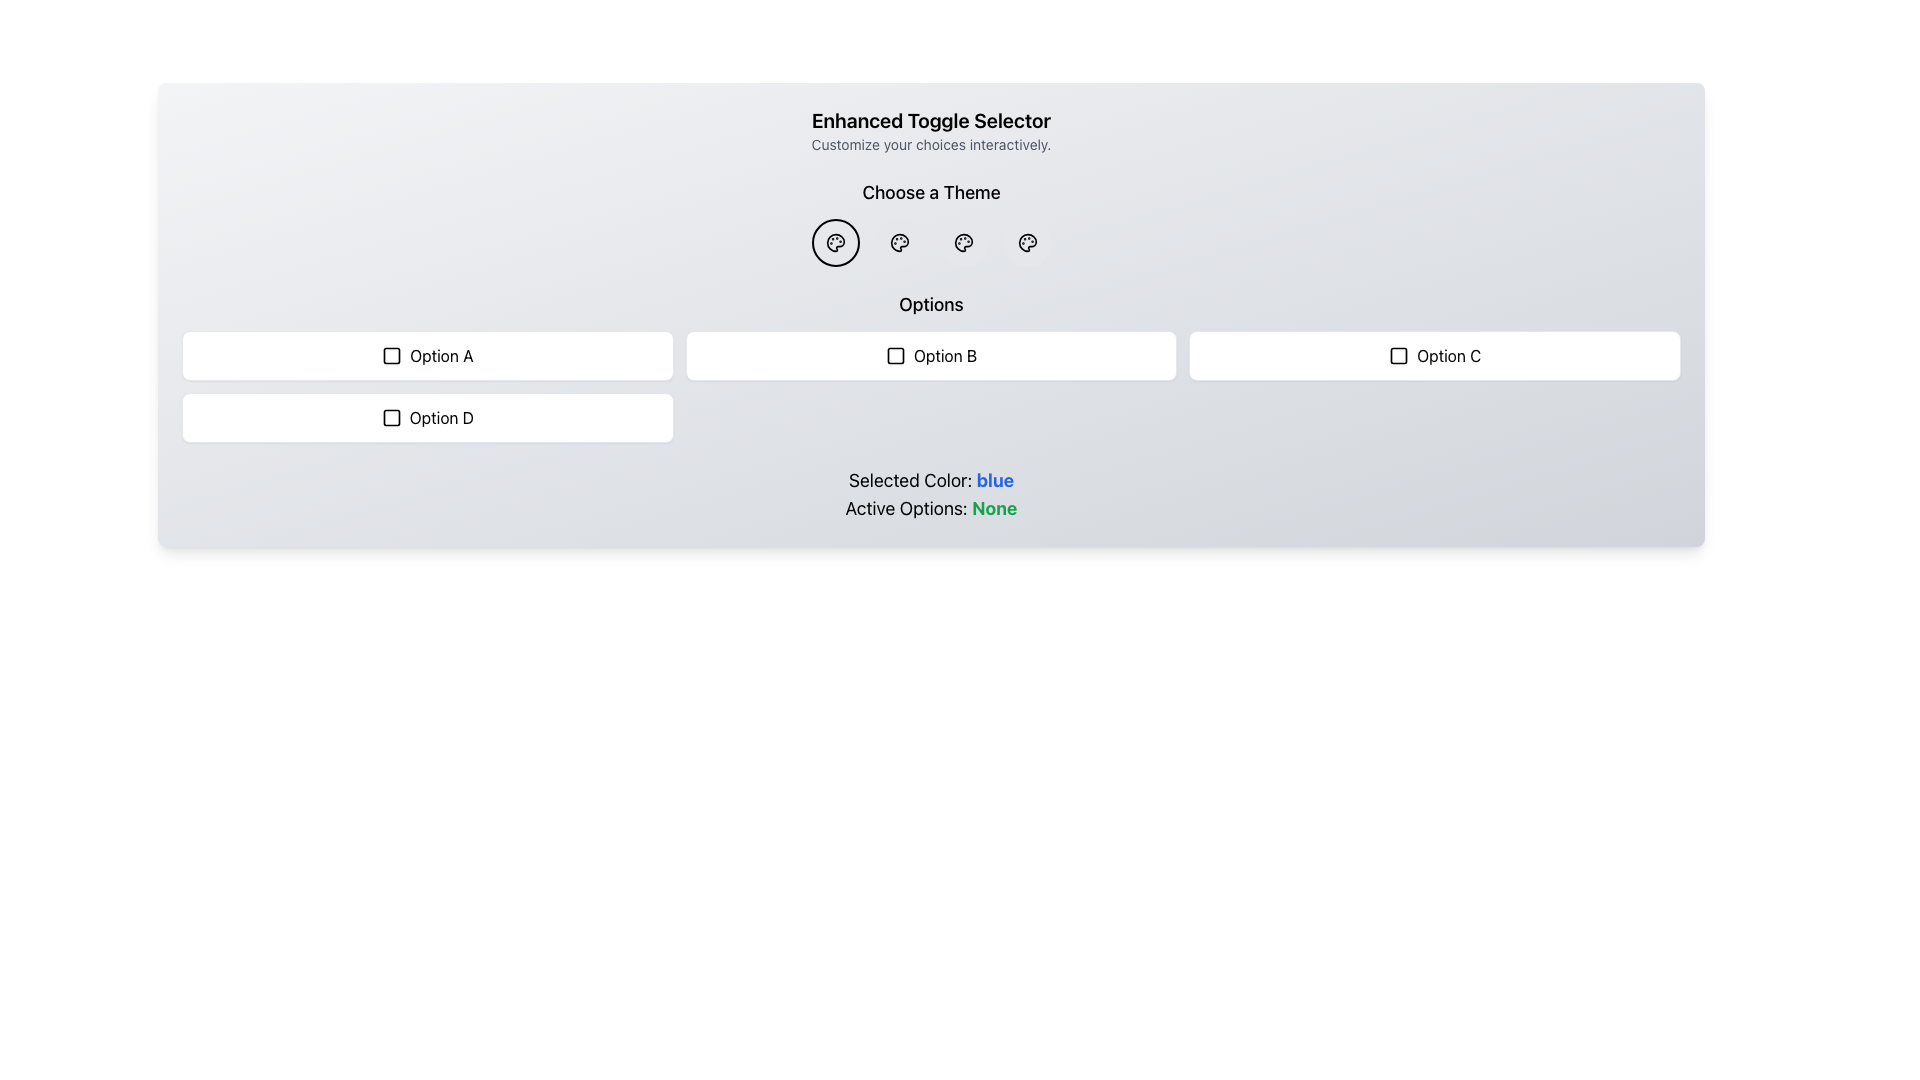  I want to click on the 'Option A' checkbox, so click(426, 354).